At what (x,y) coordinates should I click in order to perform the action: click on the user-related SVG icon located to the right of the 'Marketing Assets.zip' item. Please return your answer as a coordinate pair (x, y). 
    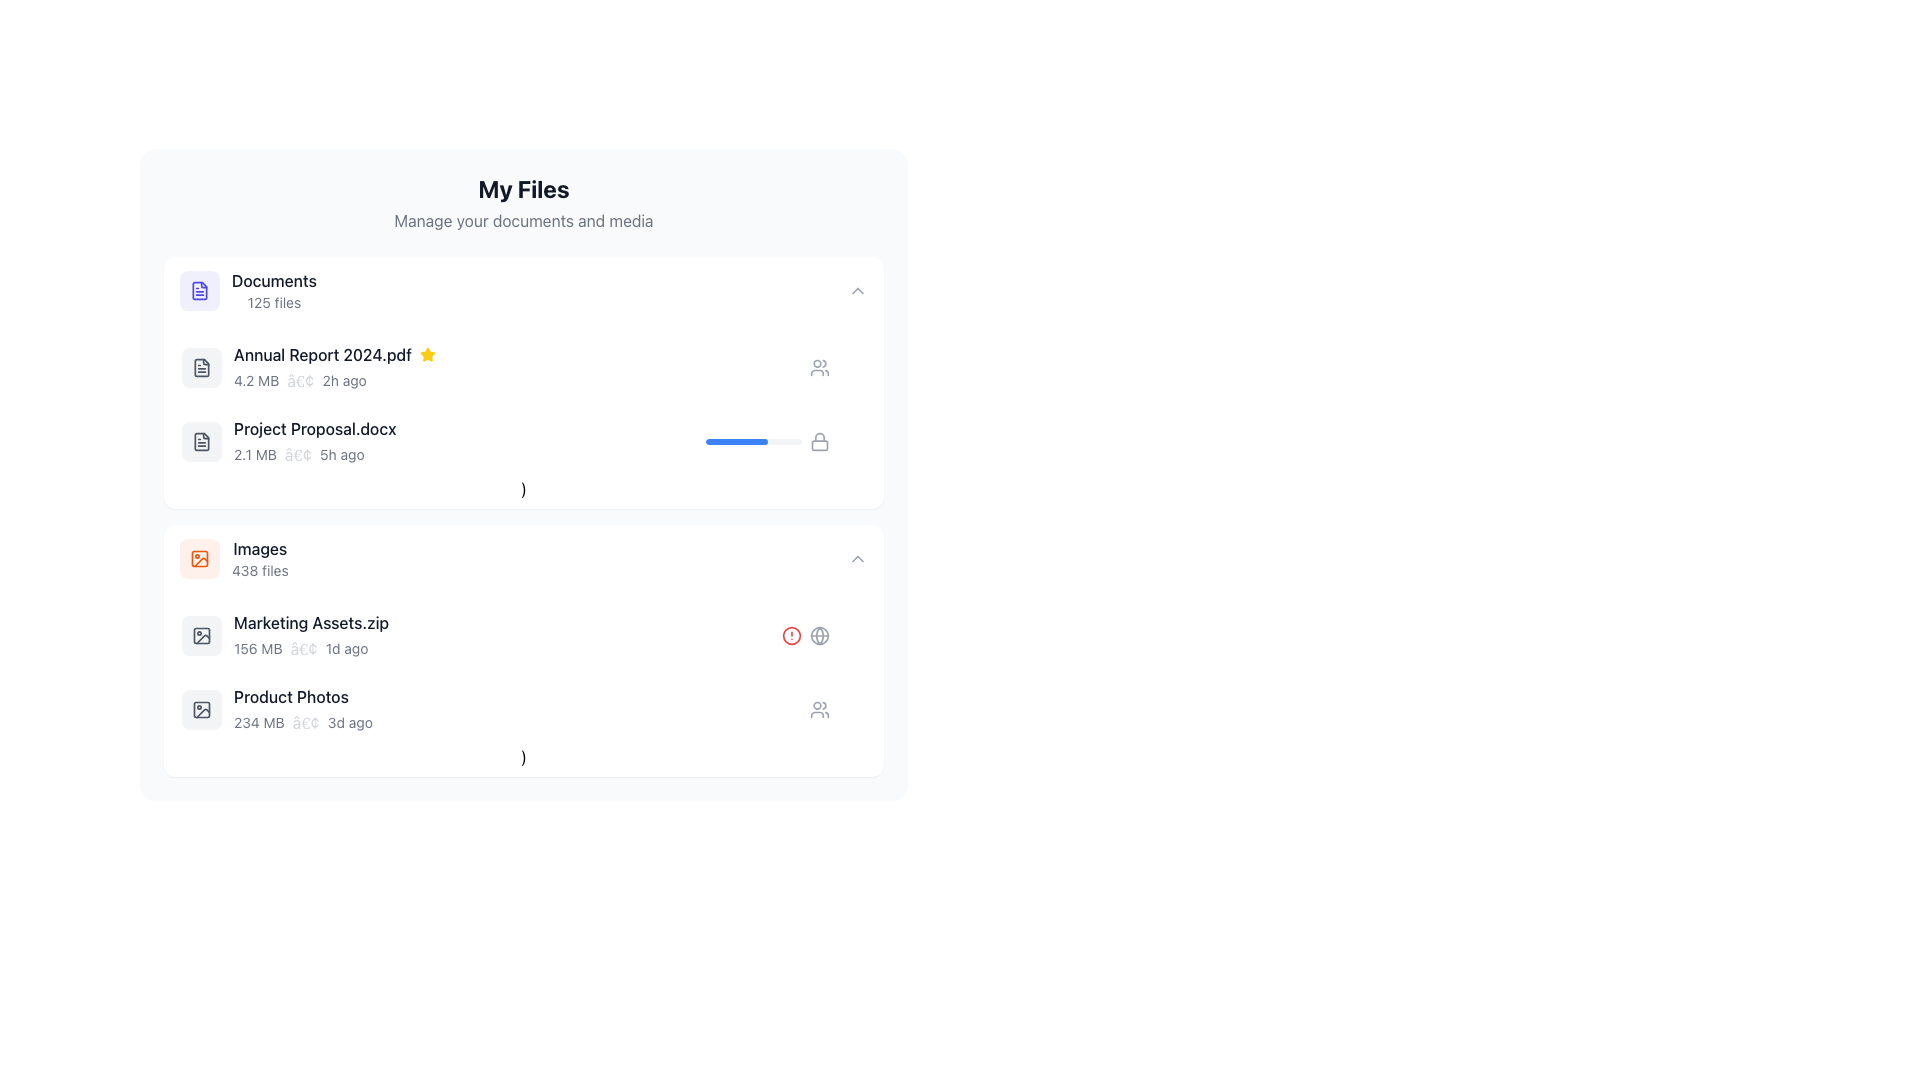
    Looking at the image, I should click on (820, 367).